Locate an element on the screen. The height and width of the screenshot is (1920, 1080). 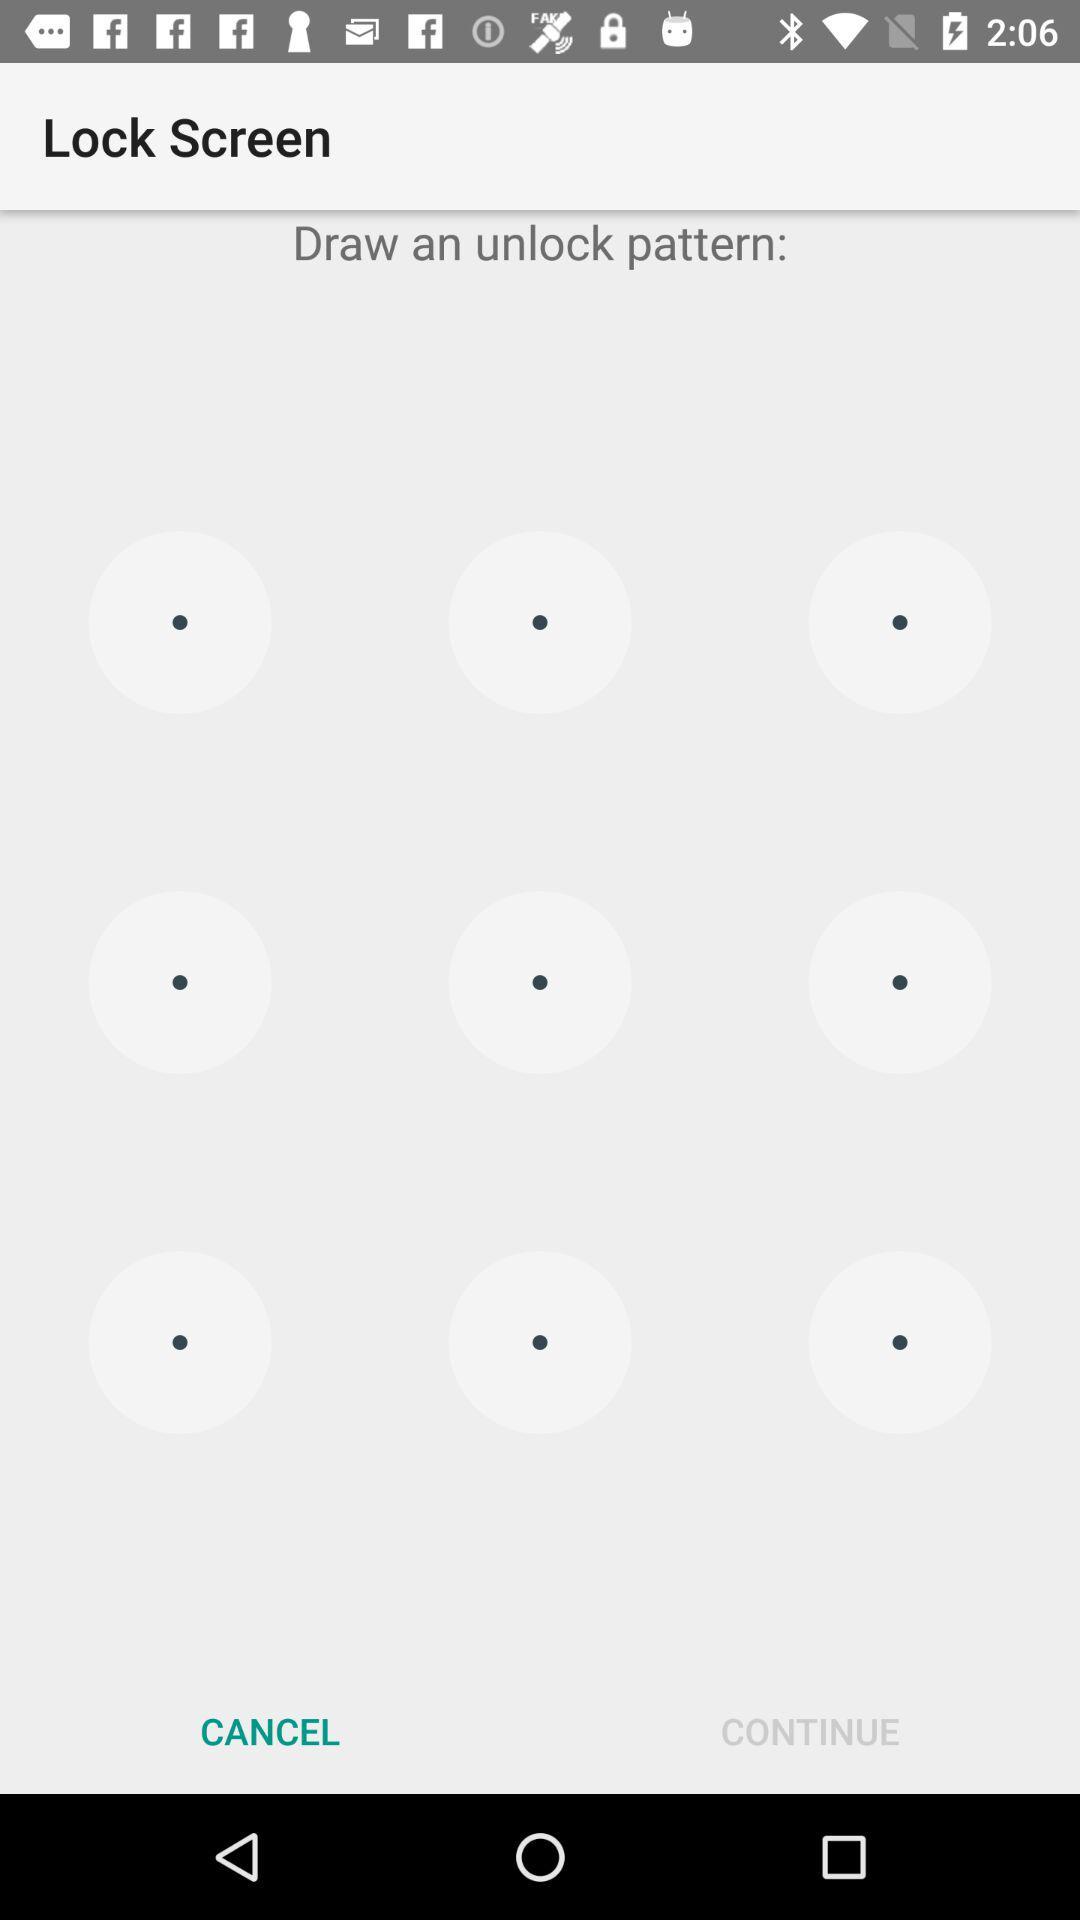
the cancel item is located at coordinates (270, 1730).